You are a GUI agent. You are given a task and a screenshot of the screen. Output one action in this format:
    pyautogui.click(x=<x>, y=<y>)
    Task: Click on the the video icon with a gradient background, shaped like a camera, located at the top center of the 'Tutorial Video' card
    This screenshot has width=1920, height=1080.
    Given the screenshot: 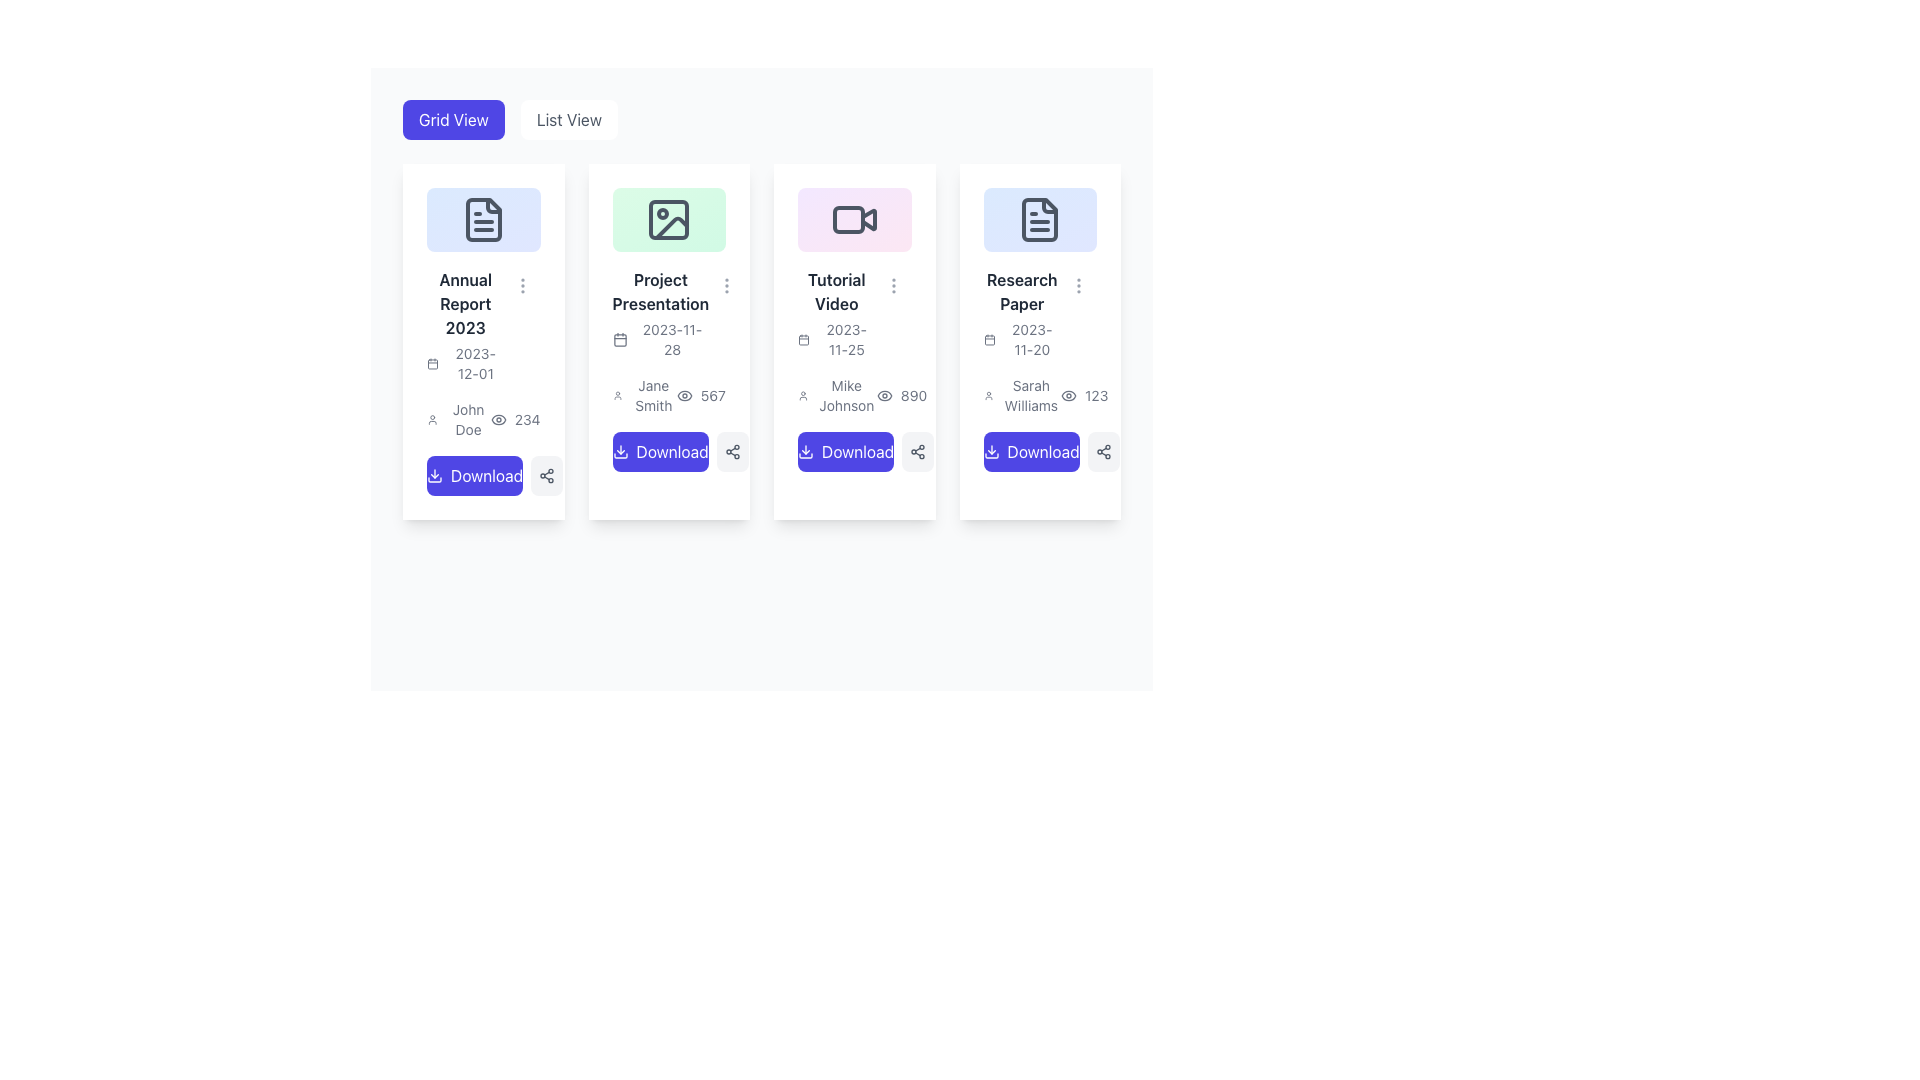 What is the action you would take?
    pyautogui.click(x=854, y=219)
    